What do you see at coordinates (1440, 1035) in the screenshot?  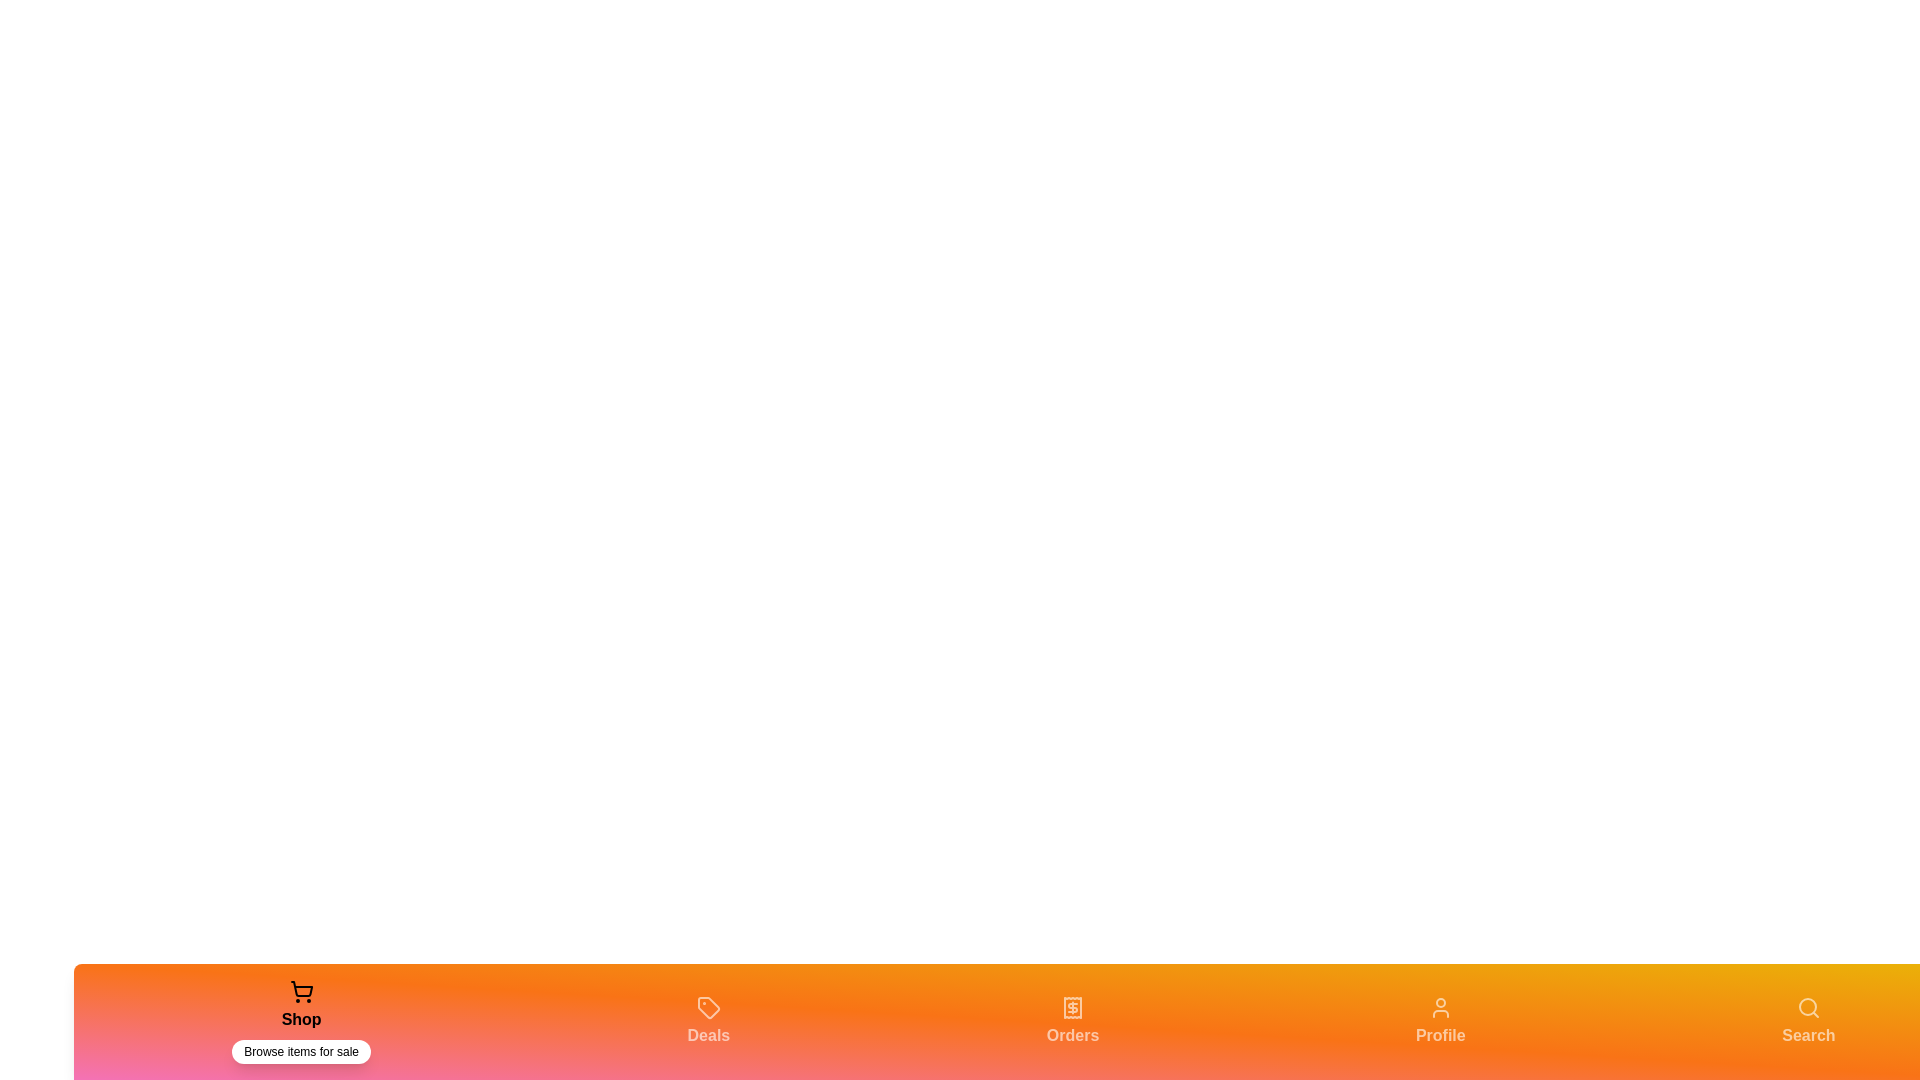 I see `the label of the tab Profile` at bounding box center [1440, 1035].